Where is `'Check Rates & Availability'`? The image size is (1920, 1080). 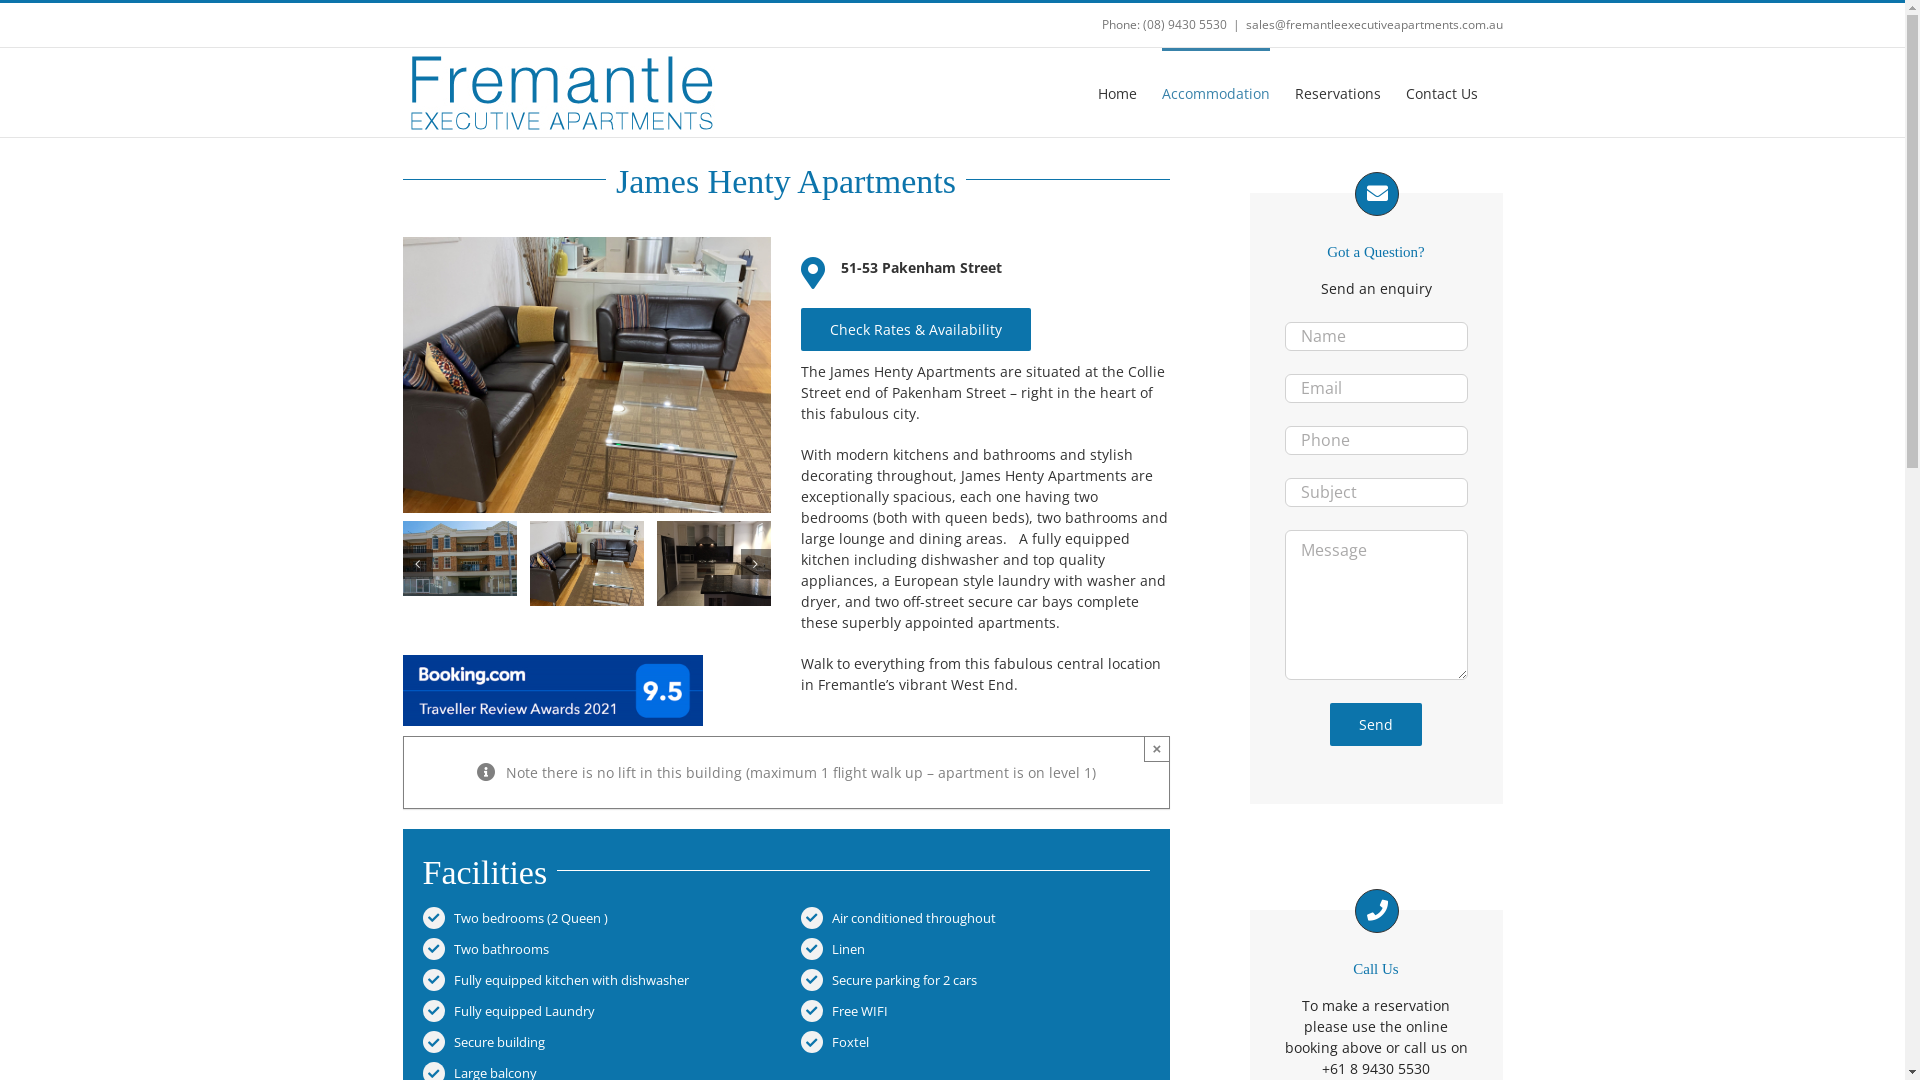 'Check Rates & Availability' is located at coordinates (915, 328).